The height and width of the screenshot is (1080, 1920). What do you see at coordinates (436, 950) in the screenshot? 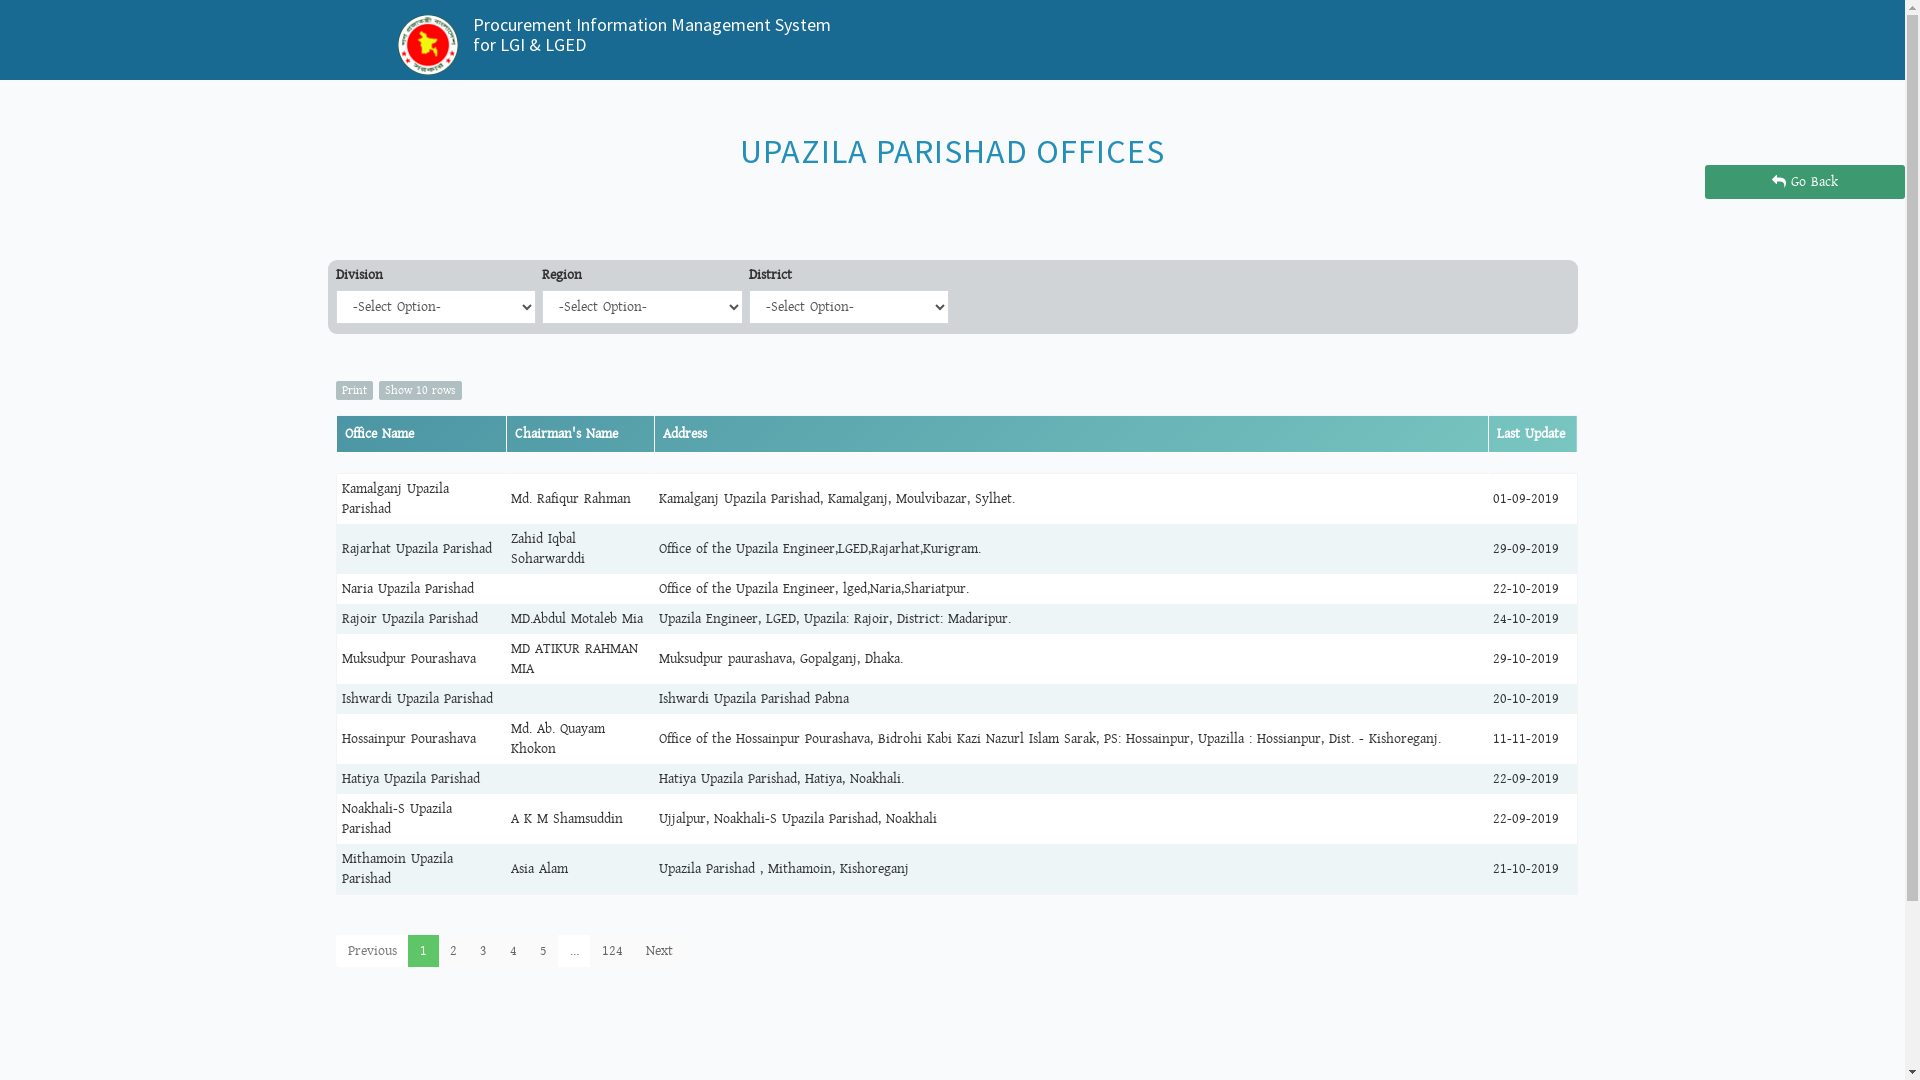
I see `'2'` at bounding box center [436, 950].